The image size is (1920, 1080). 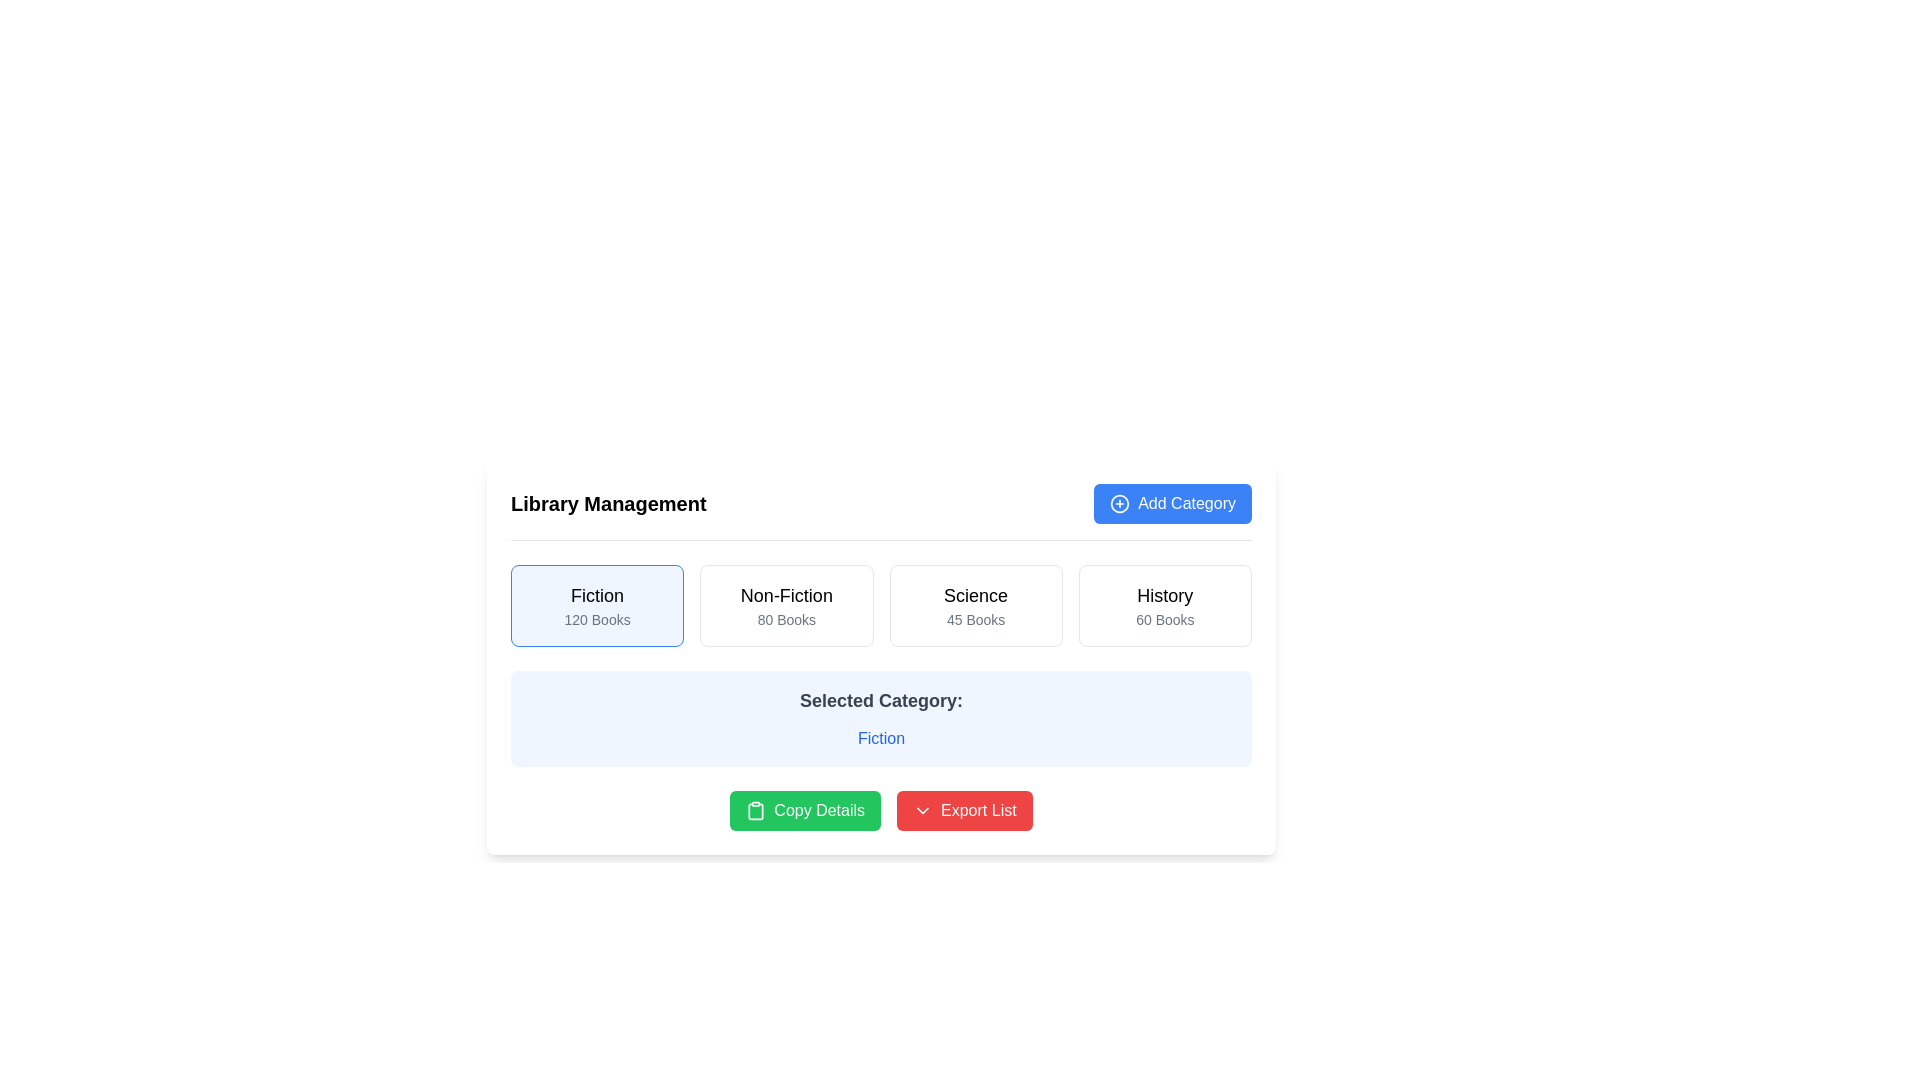 I want to click on the 'History' interactive button or card, which displays the text 'History' in a bold font above '60 Books' in a smaller gray font, located under the 'Library Management' heading, so click(x=1165, y=604).